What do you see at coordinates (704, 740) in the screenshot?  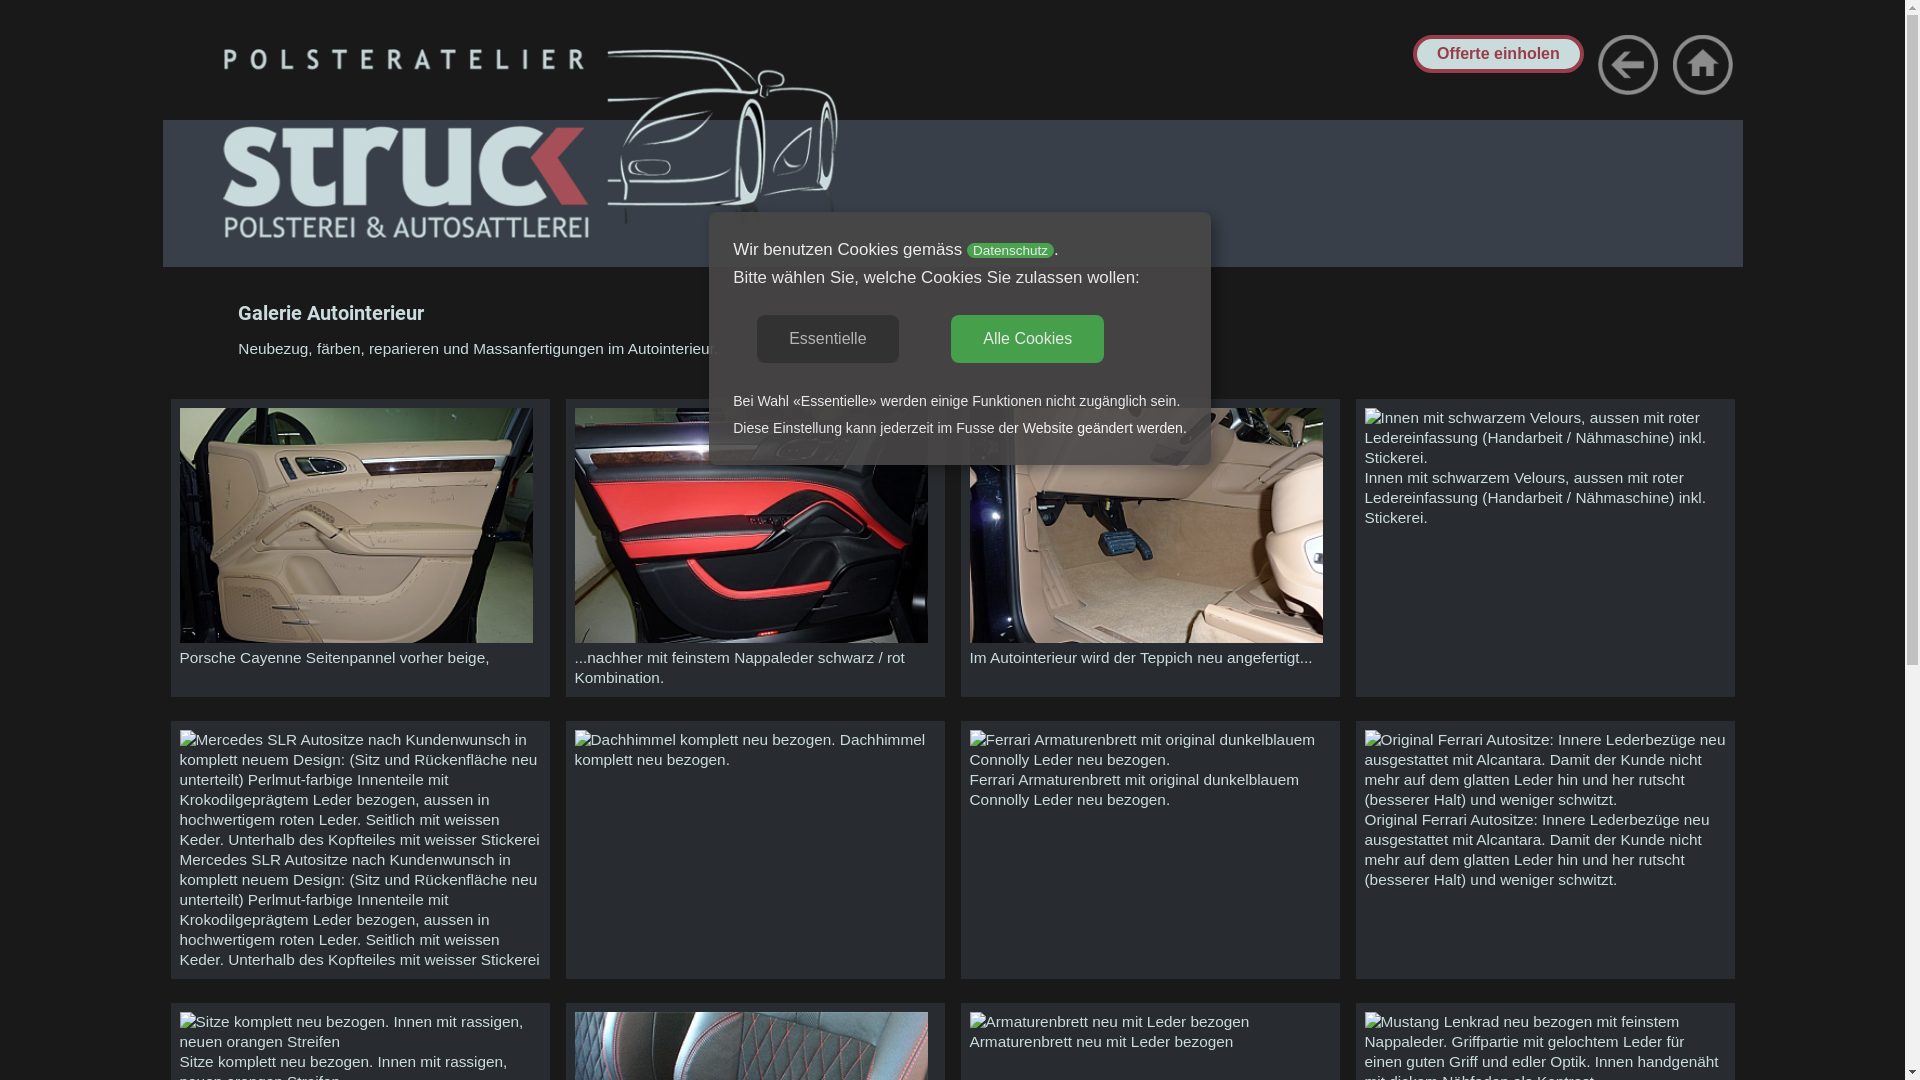 I see `'Dachhimmel komplett neu bezogen.'` at bounding box center [704, 740].